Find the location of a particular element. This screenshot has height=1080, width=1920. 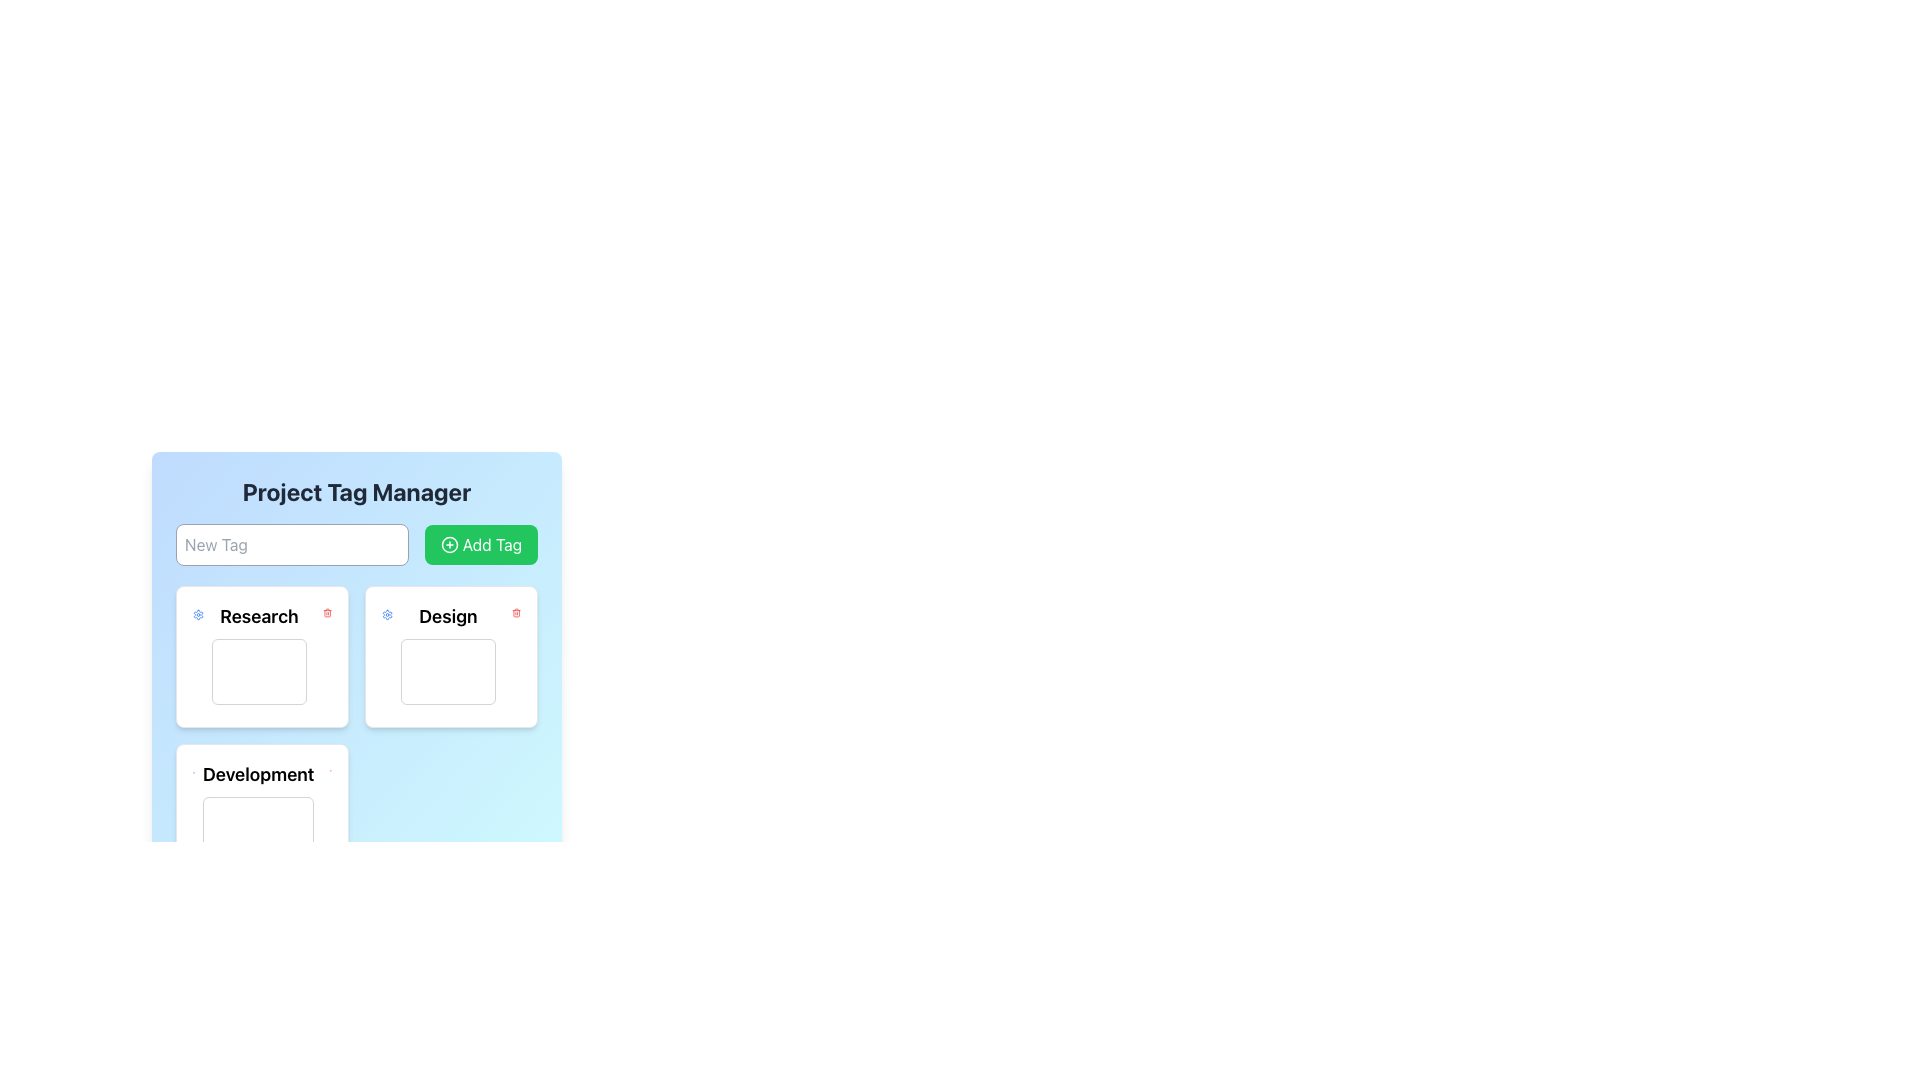

the text label 'Design' which is displayed in bold font within the second card under the title 'Project Tag Manager' is located at coordinates (447, 616).